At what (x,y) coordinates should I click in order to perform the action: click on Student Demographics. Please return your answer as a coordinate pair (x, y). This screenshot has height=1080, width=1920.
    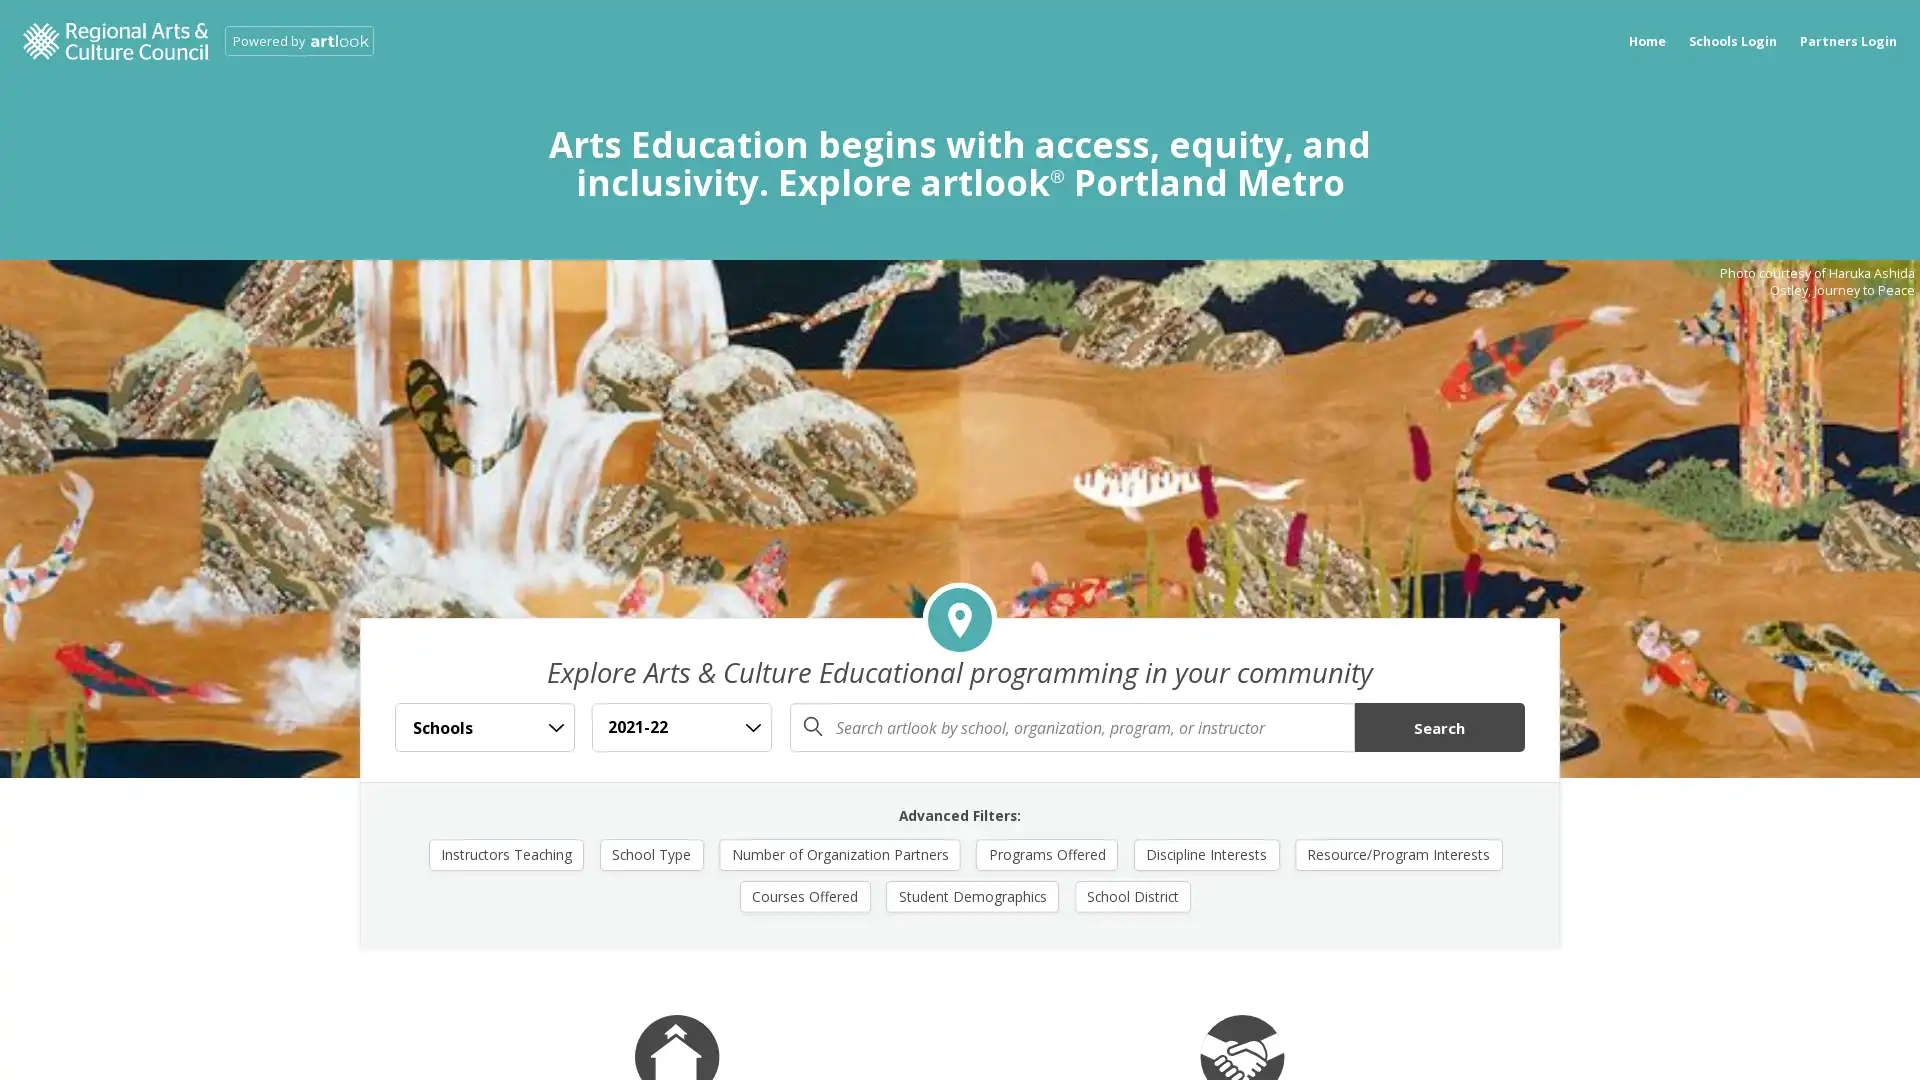
    Looking at the image, I should click on (972, 894).